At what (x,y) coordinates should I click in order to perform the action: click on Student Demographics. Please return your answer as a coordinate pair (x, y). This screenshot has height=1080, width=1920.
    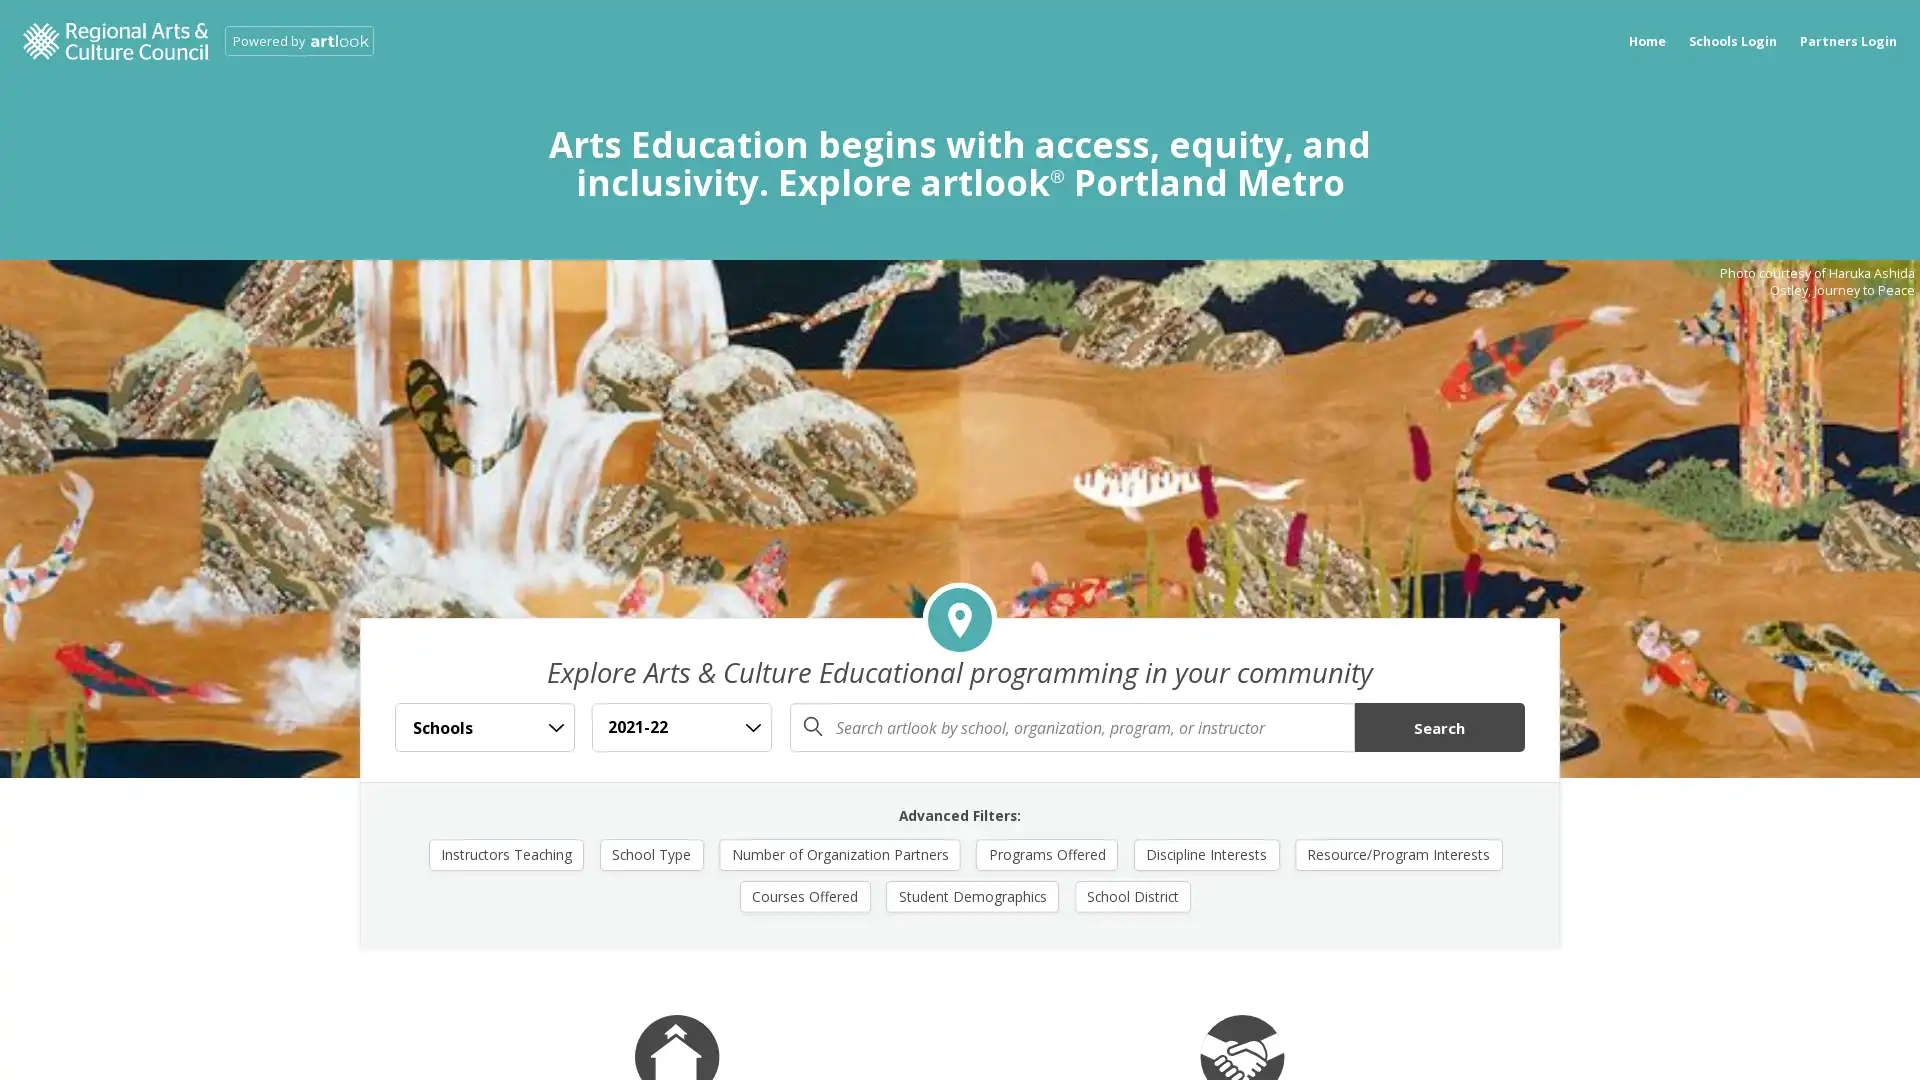
    Looking at the image, I should click on (972, 894).